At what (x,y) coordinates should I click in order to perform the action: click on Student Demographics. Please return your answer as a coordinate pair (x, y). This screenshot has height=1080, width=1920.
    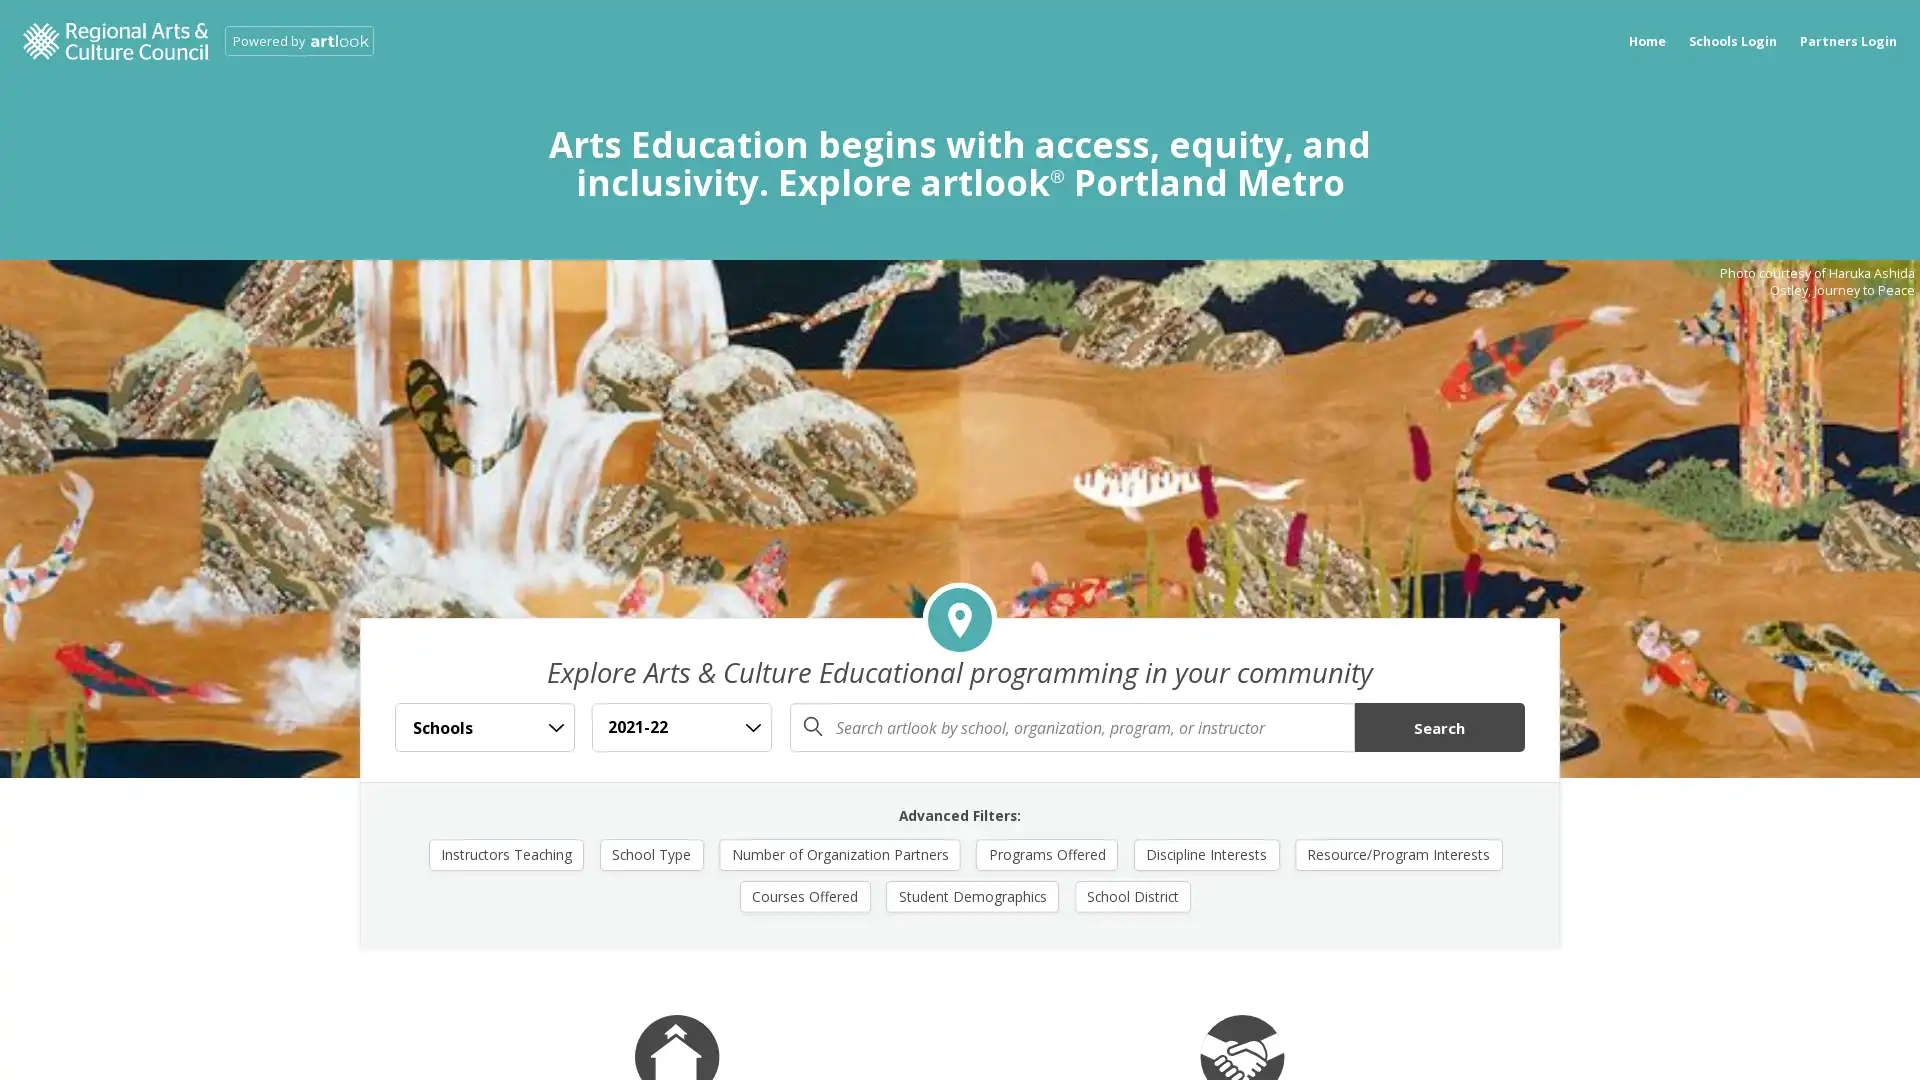
    Looking at the image, I should click on (972, 894).